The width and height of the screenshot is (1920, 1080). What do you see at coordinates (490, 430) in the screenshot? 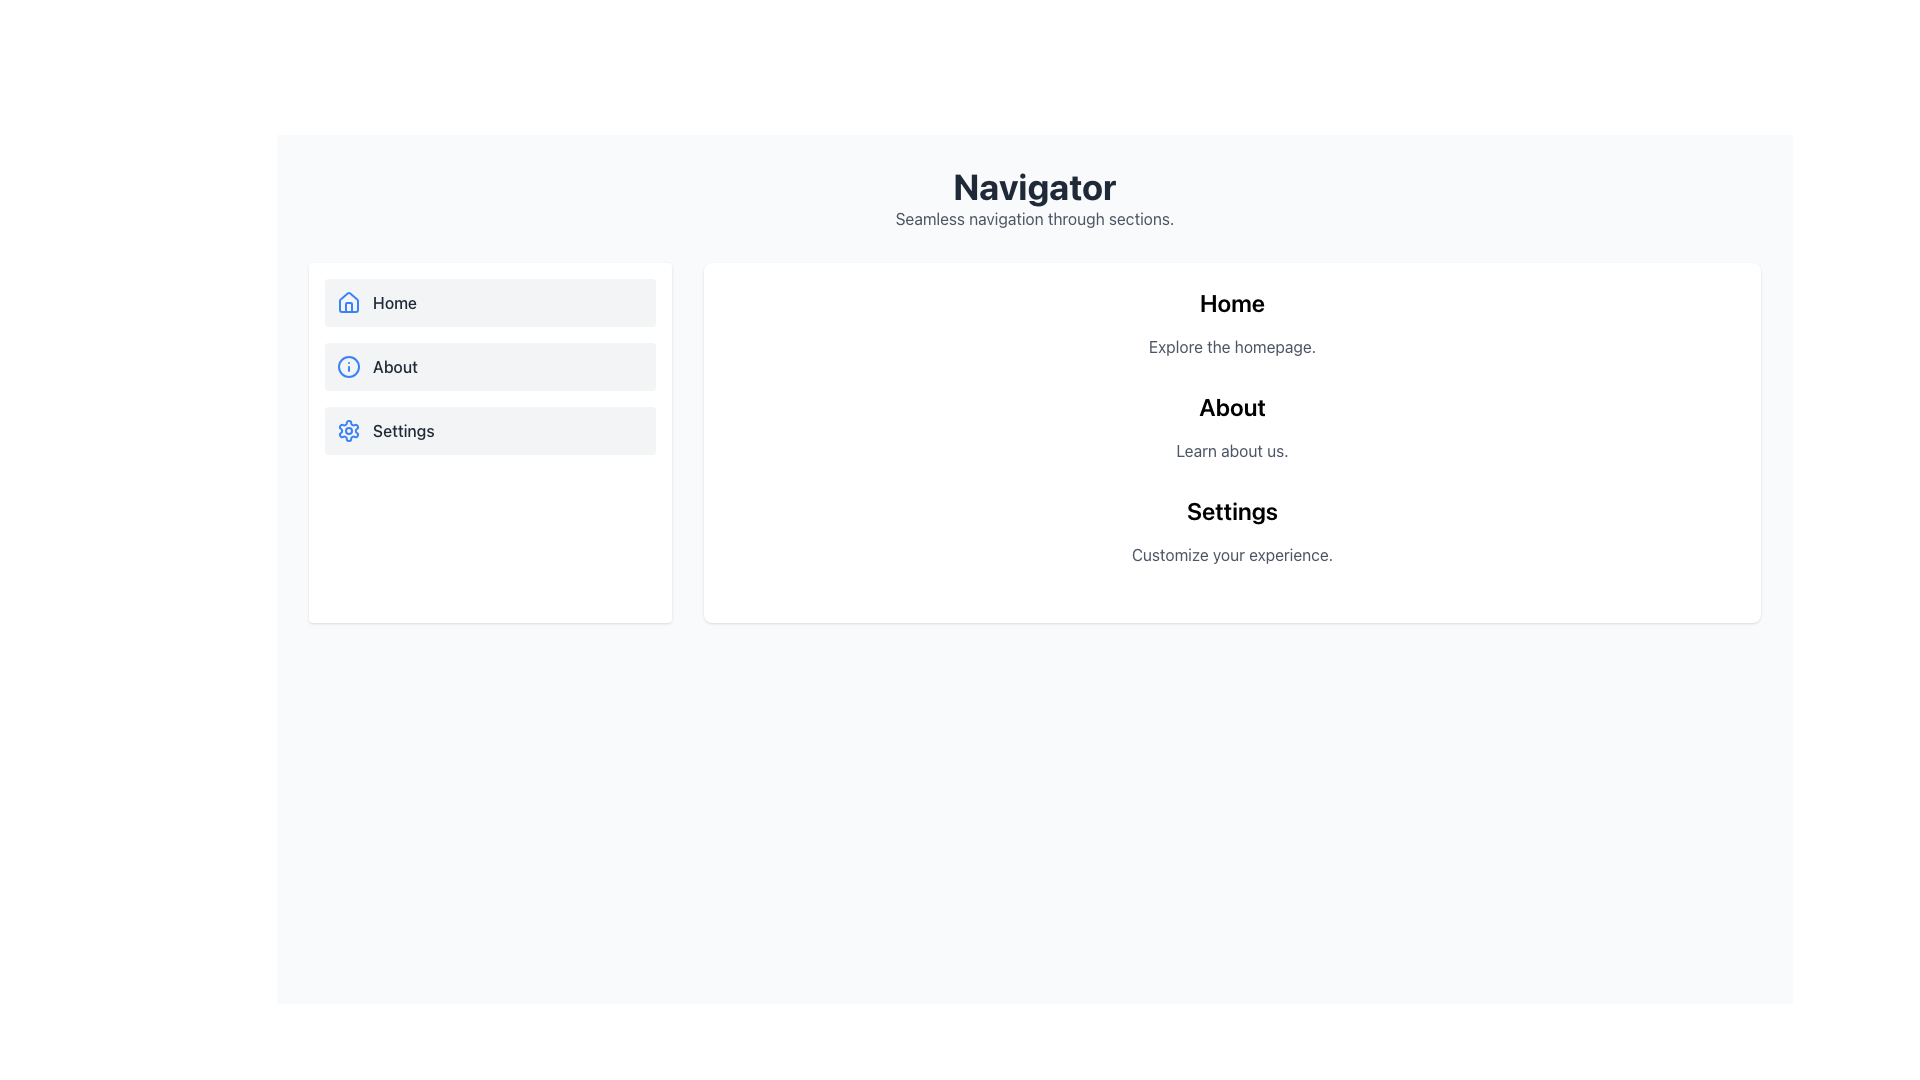
I see `the third button in the vertical list on the left pane` at bounding box center [490, 430].